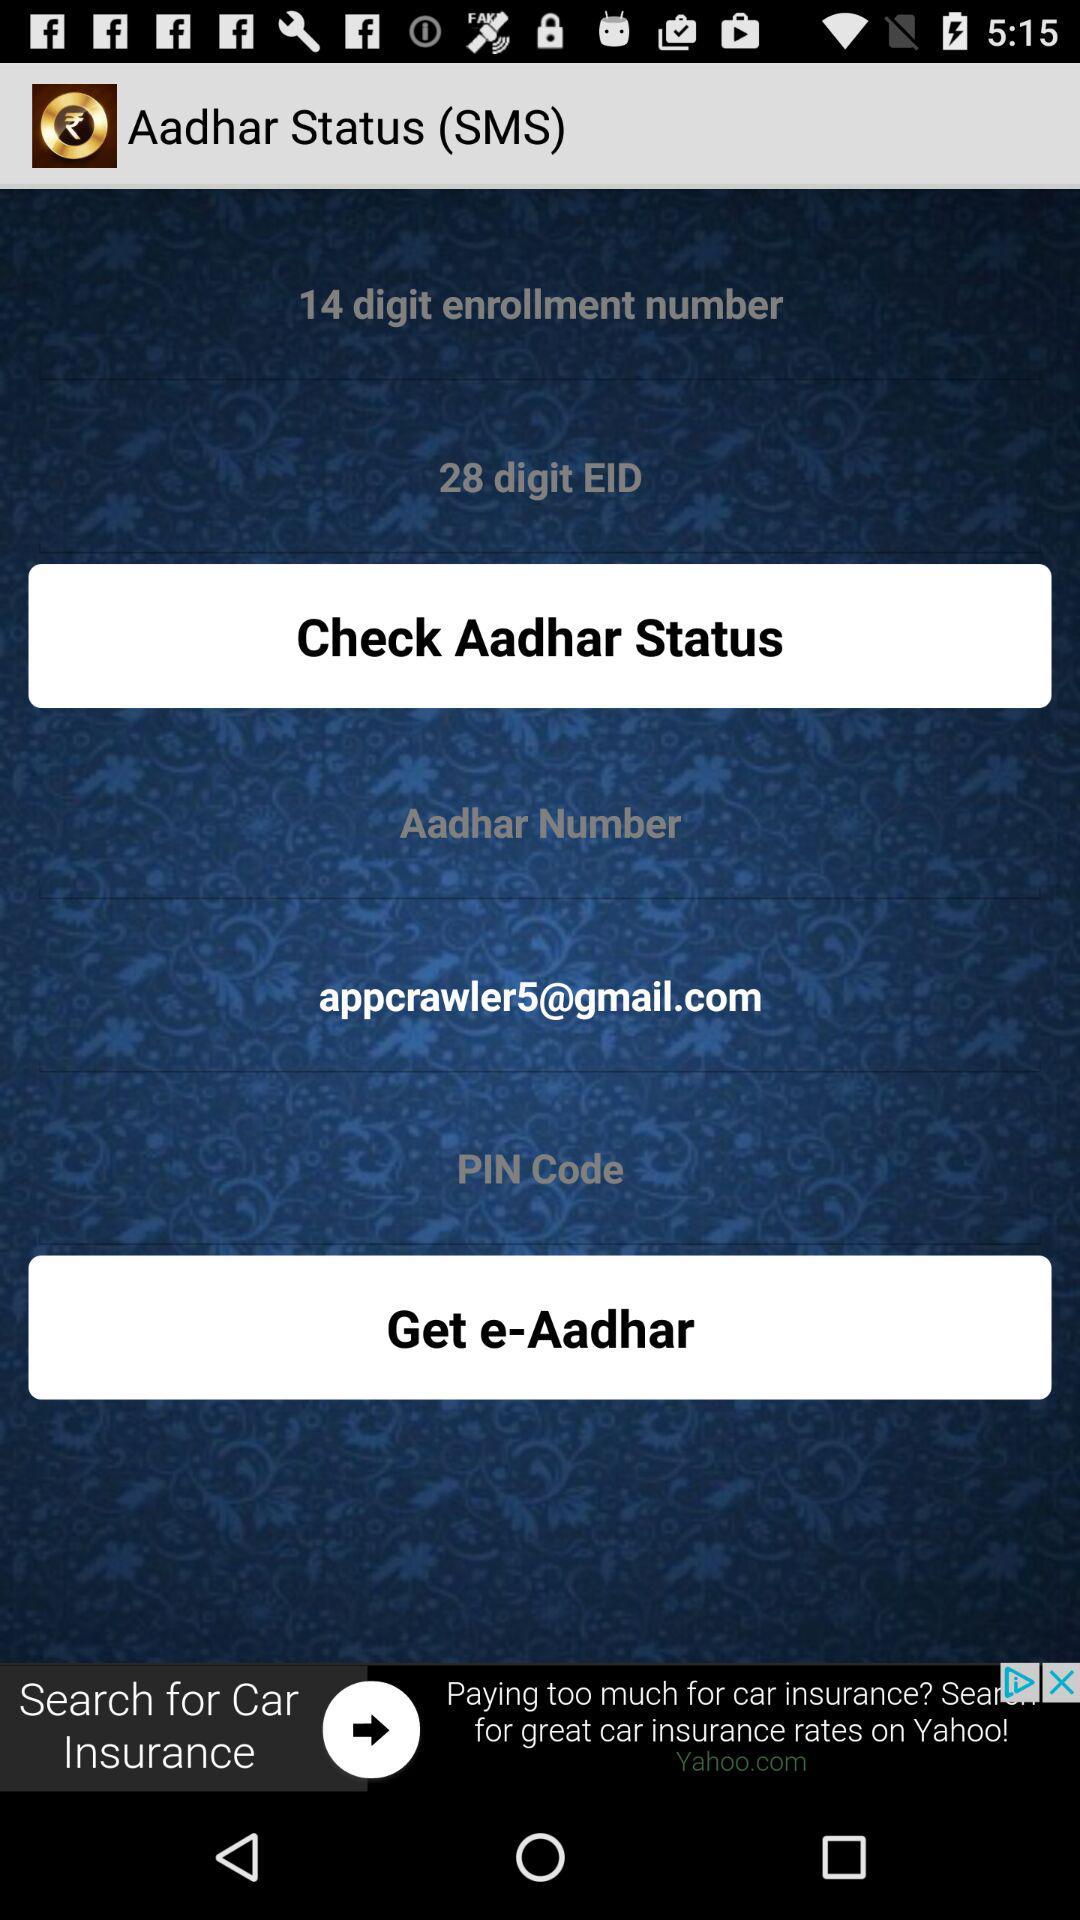 The width and height of the screenshot is (1080, 1920). Describe the element at coordinates (540, 1169) in the screenshot. I see `pin code` at that location.